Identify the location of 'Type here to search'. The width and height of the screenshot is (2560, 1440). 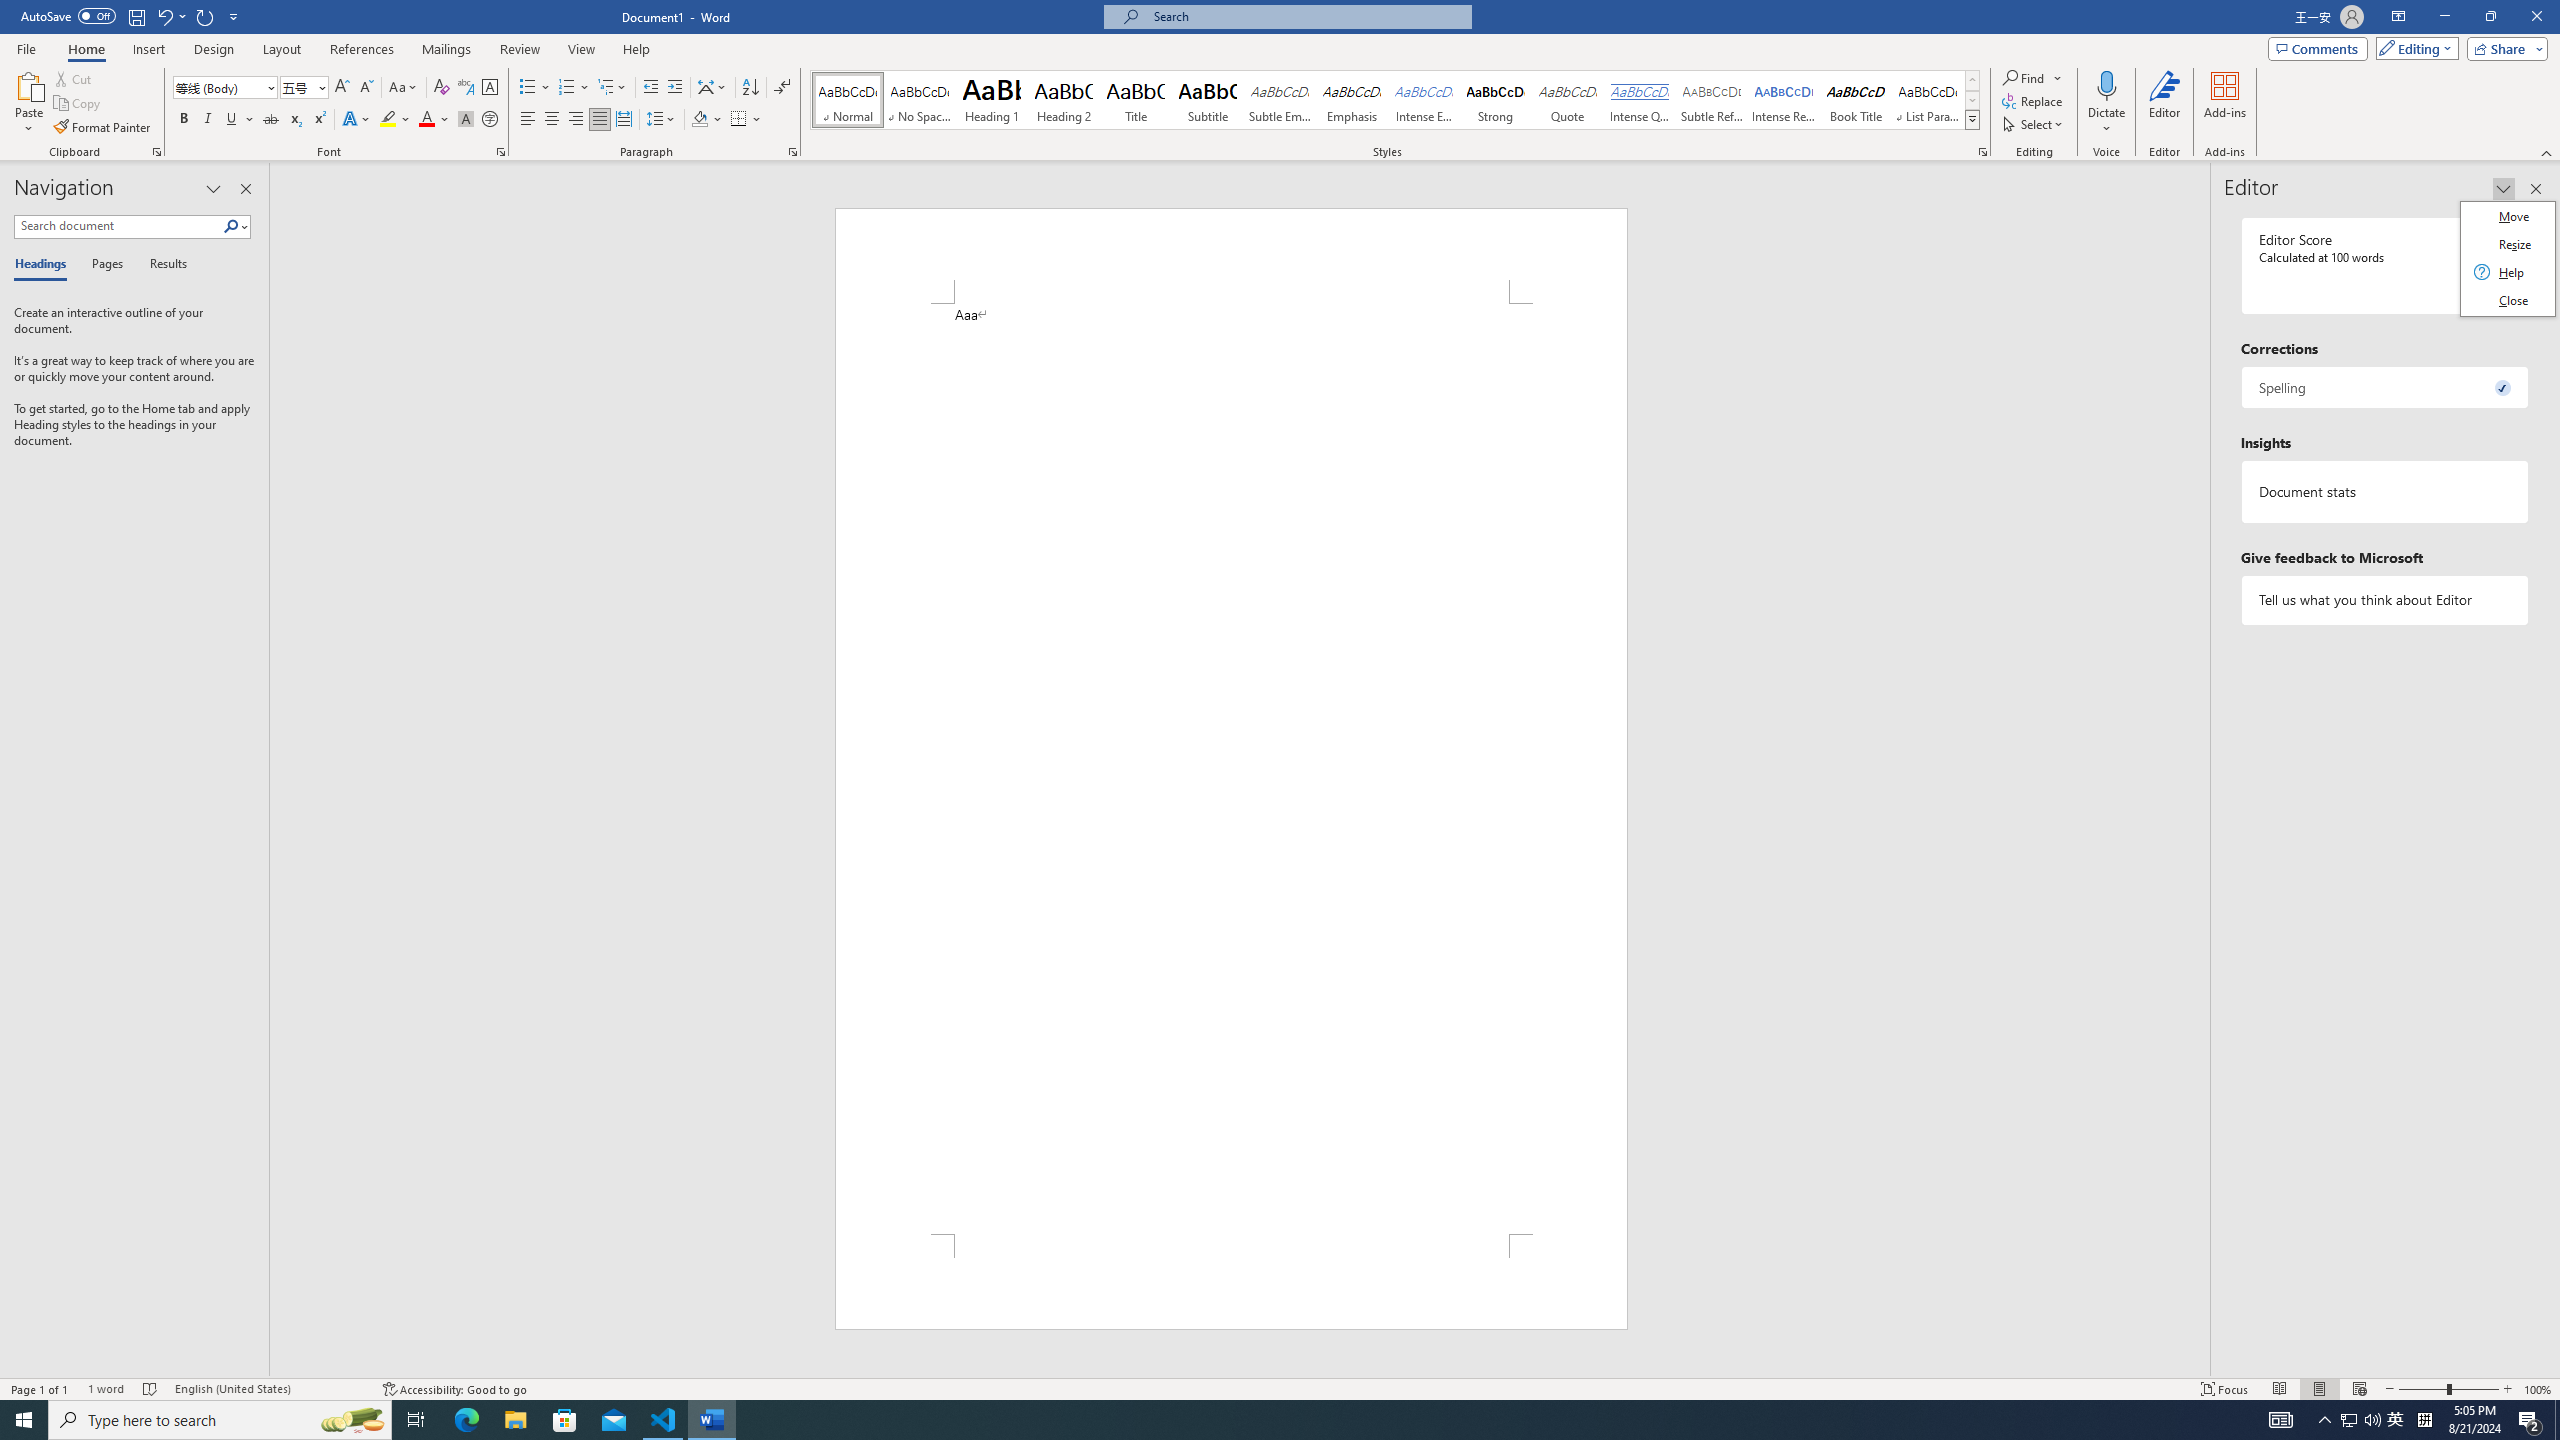
(220, 1418).